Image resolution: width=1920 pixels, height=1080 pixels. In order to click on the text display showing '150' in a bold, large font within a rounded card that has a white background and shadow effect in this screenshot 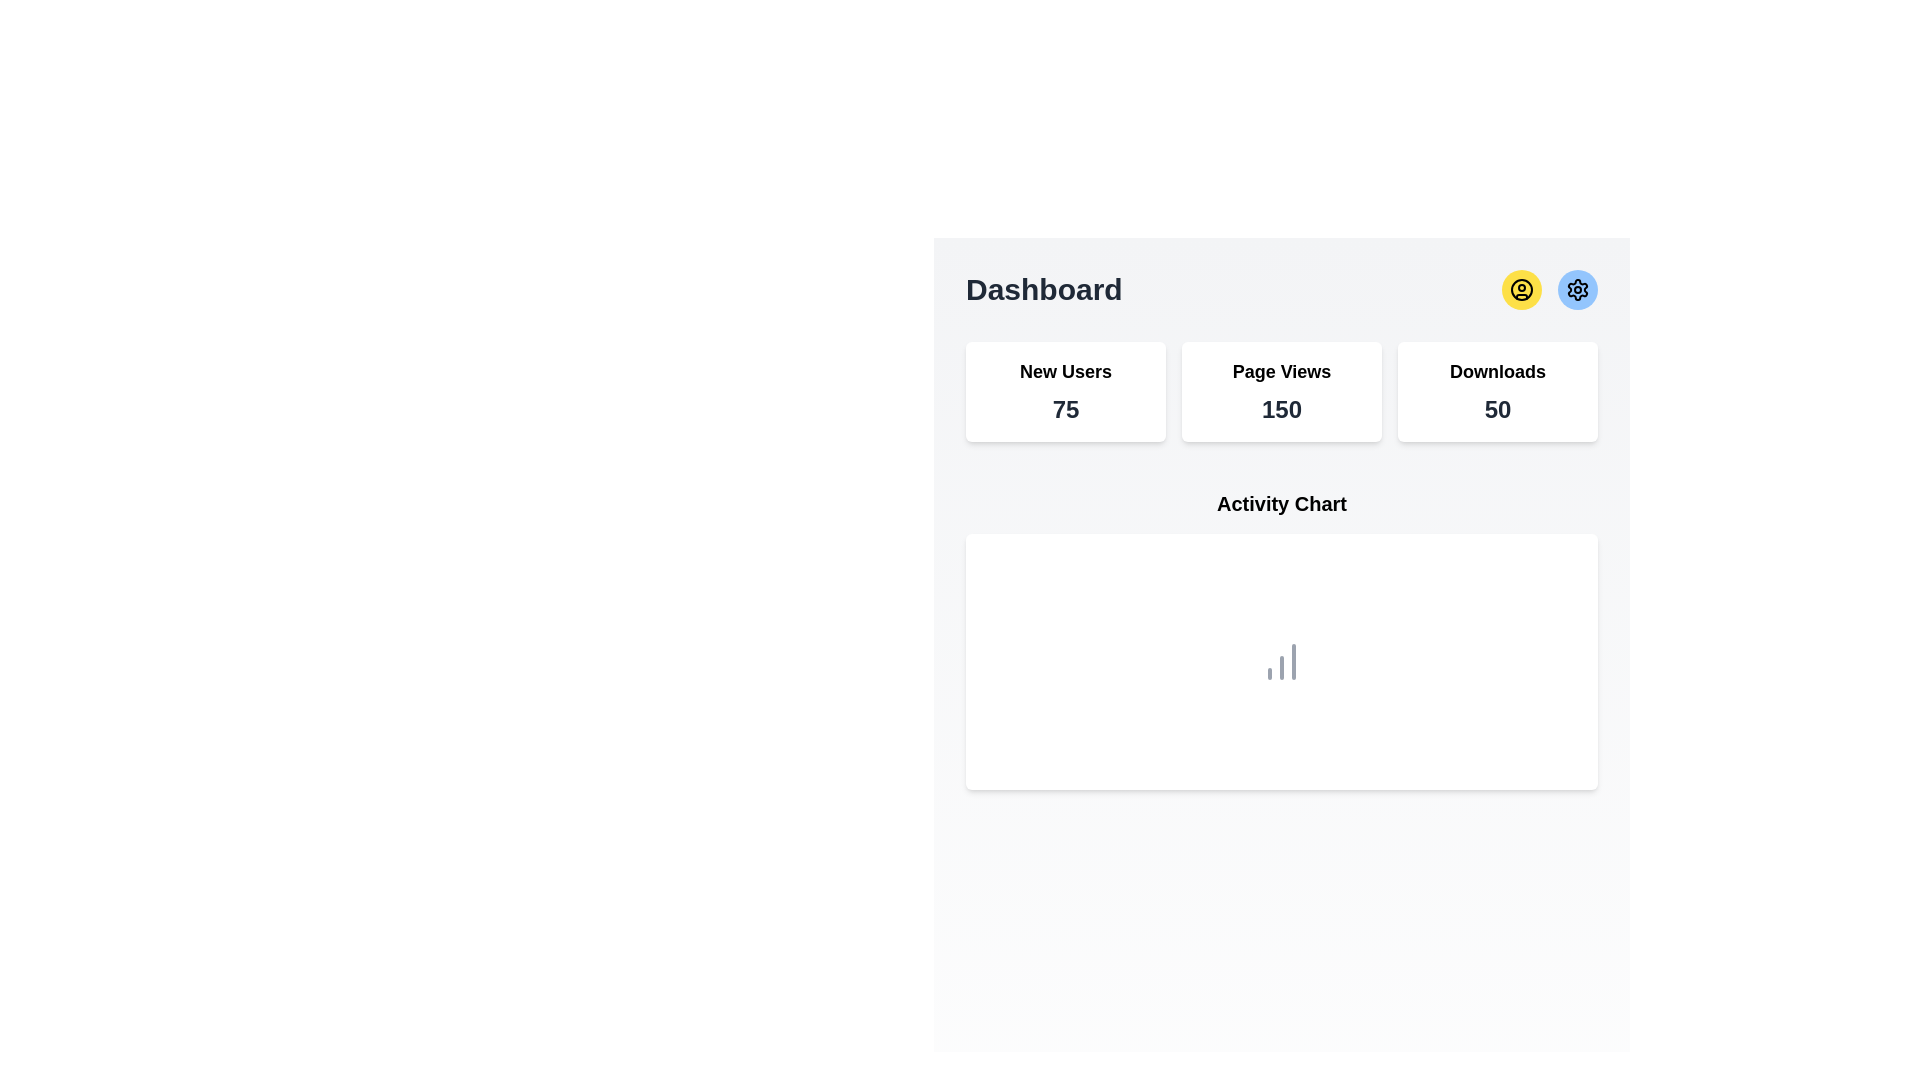, I will do `click(1281, 408)`.